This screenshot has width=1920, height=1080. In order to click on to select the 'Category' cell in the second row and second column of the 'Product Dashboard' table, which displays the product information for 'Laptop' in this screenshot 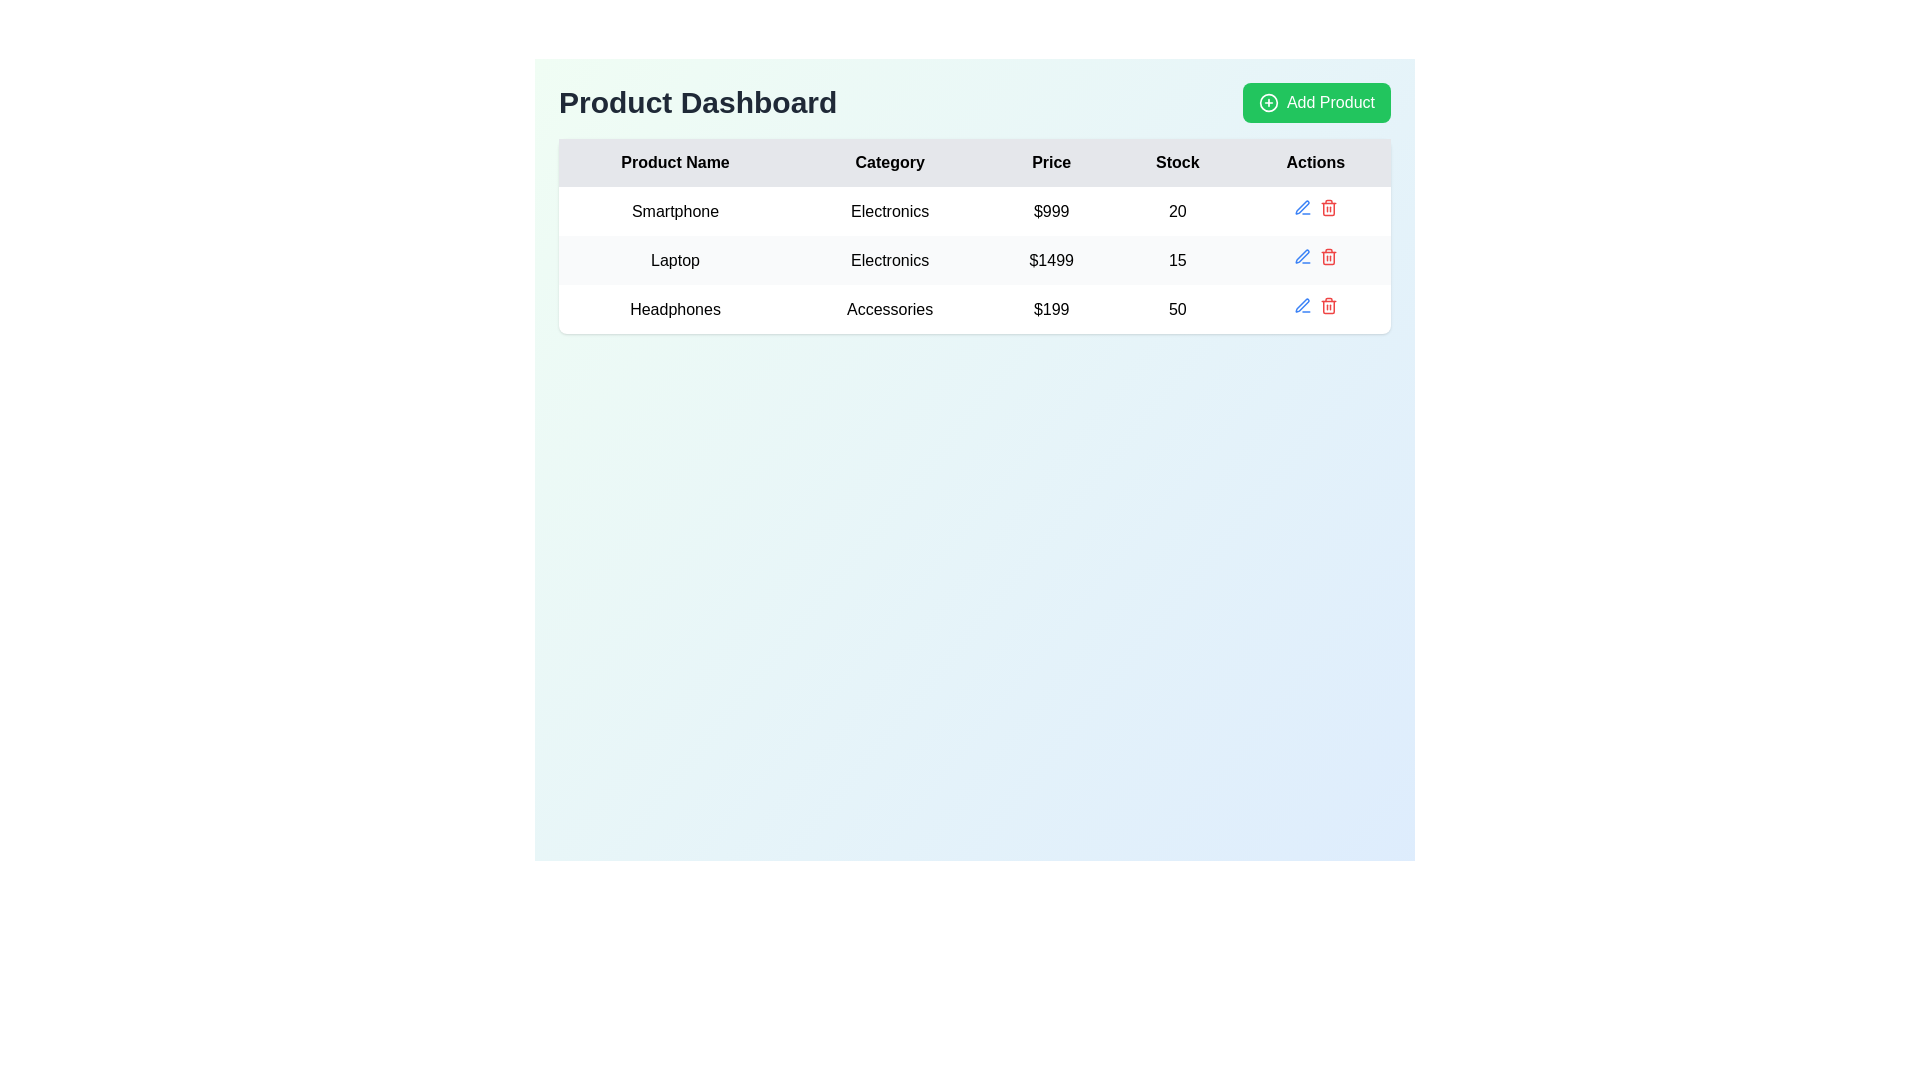, I will do `click(888, 258)`.